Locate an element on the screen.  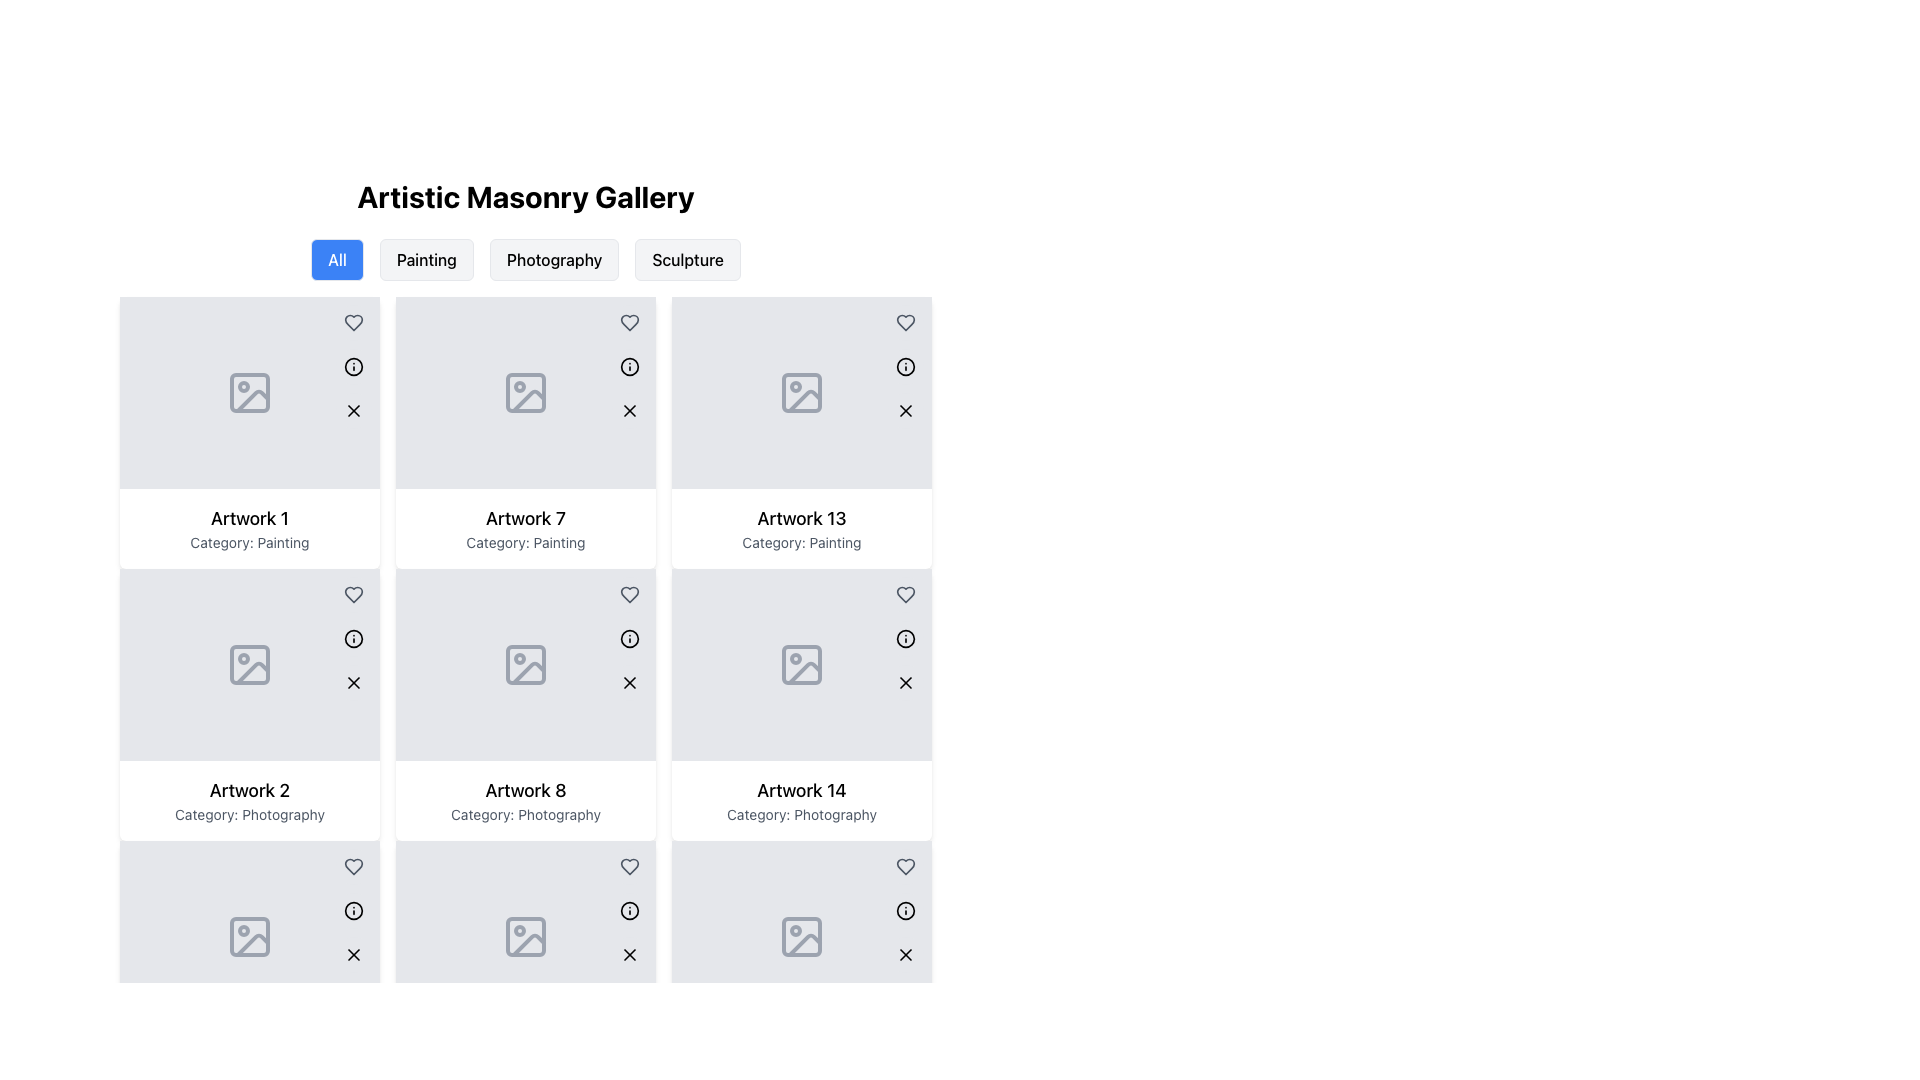
the heart icon button in the top-left corner of the 'Artwork 7 Category: Painting' card is located at coordinates (628, 322).